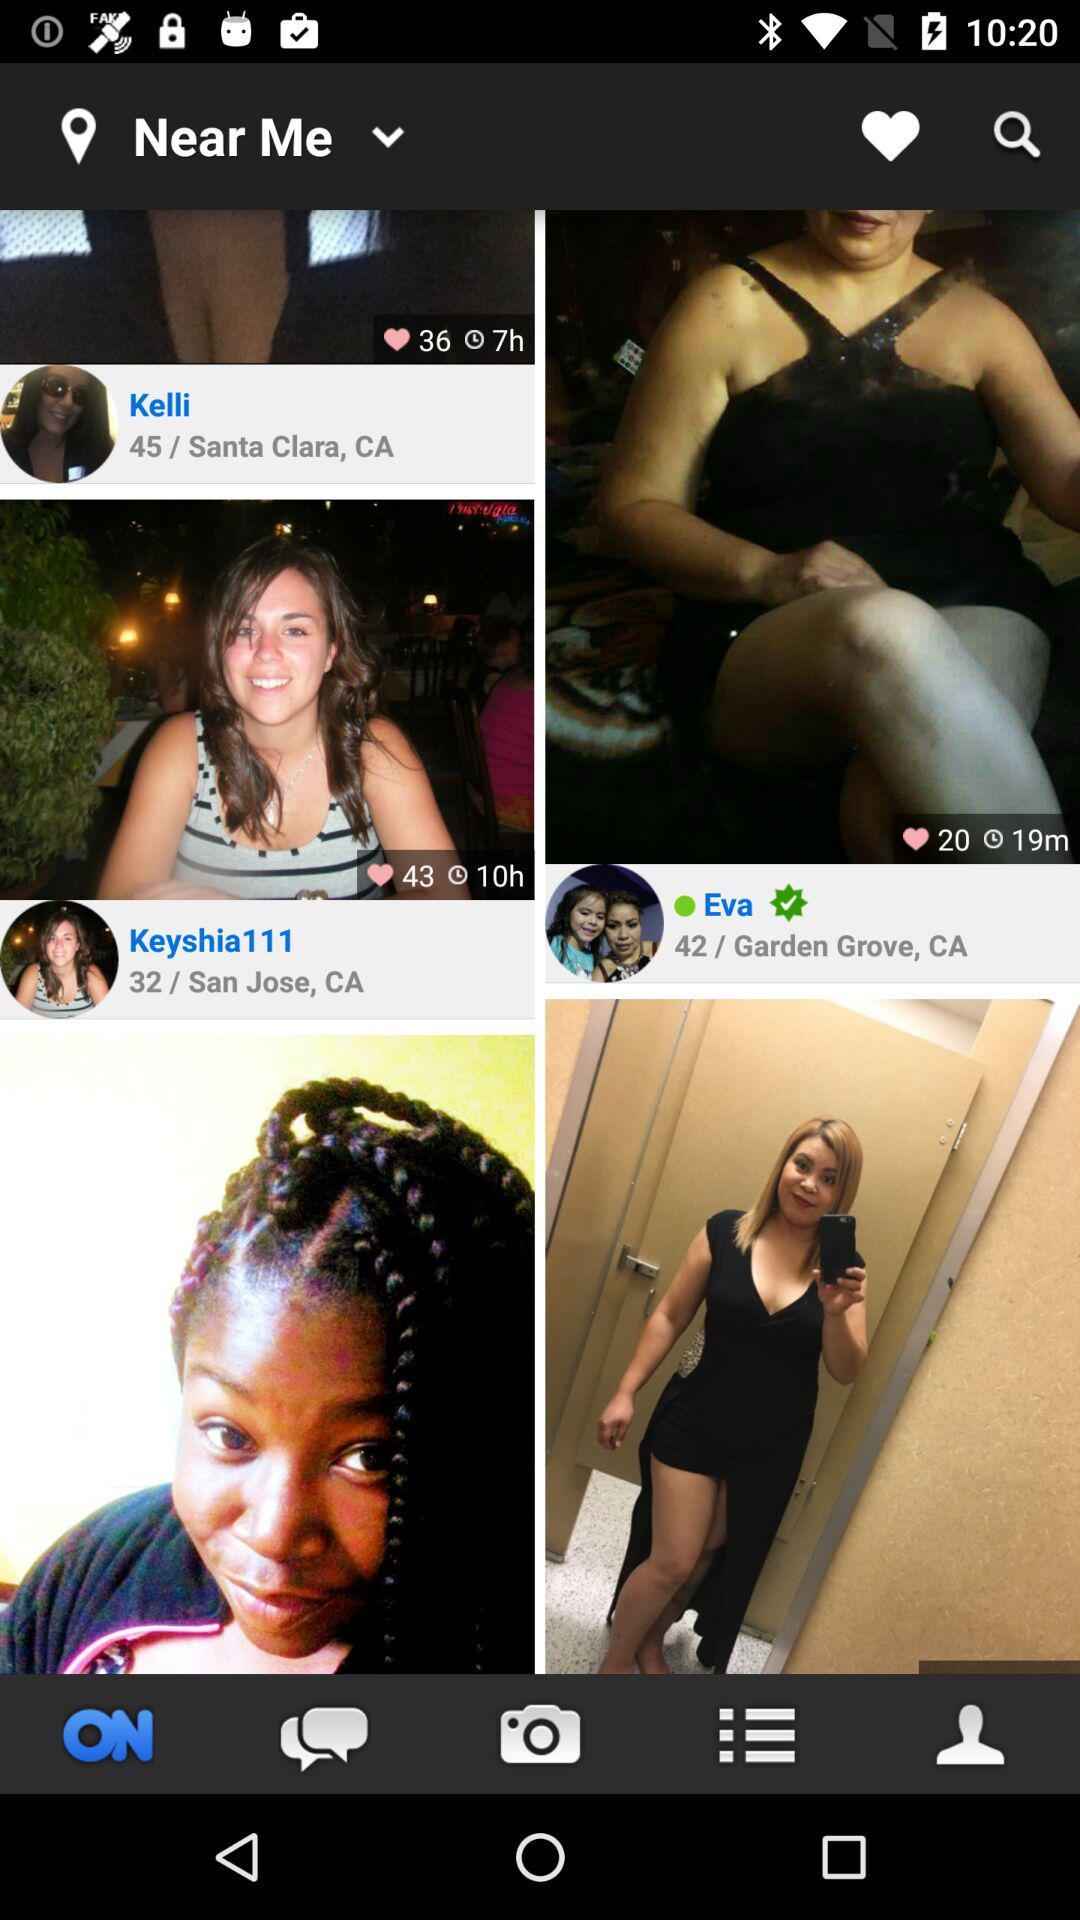  What do you see at coordinates (812, 537) in the screenshot?
I see `profile picture` at bounding box center [812, 537].